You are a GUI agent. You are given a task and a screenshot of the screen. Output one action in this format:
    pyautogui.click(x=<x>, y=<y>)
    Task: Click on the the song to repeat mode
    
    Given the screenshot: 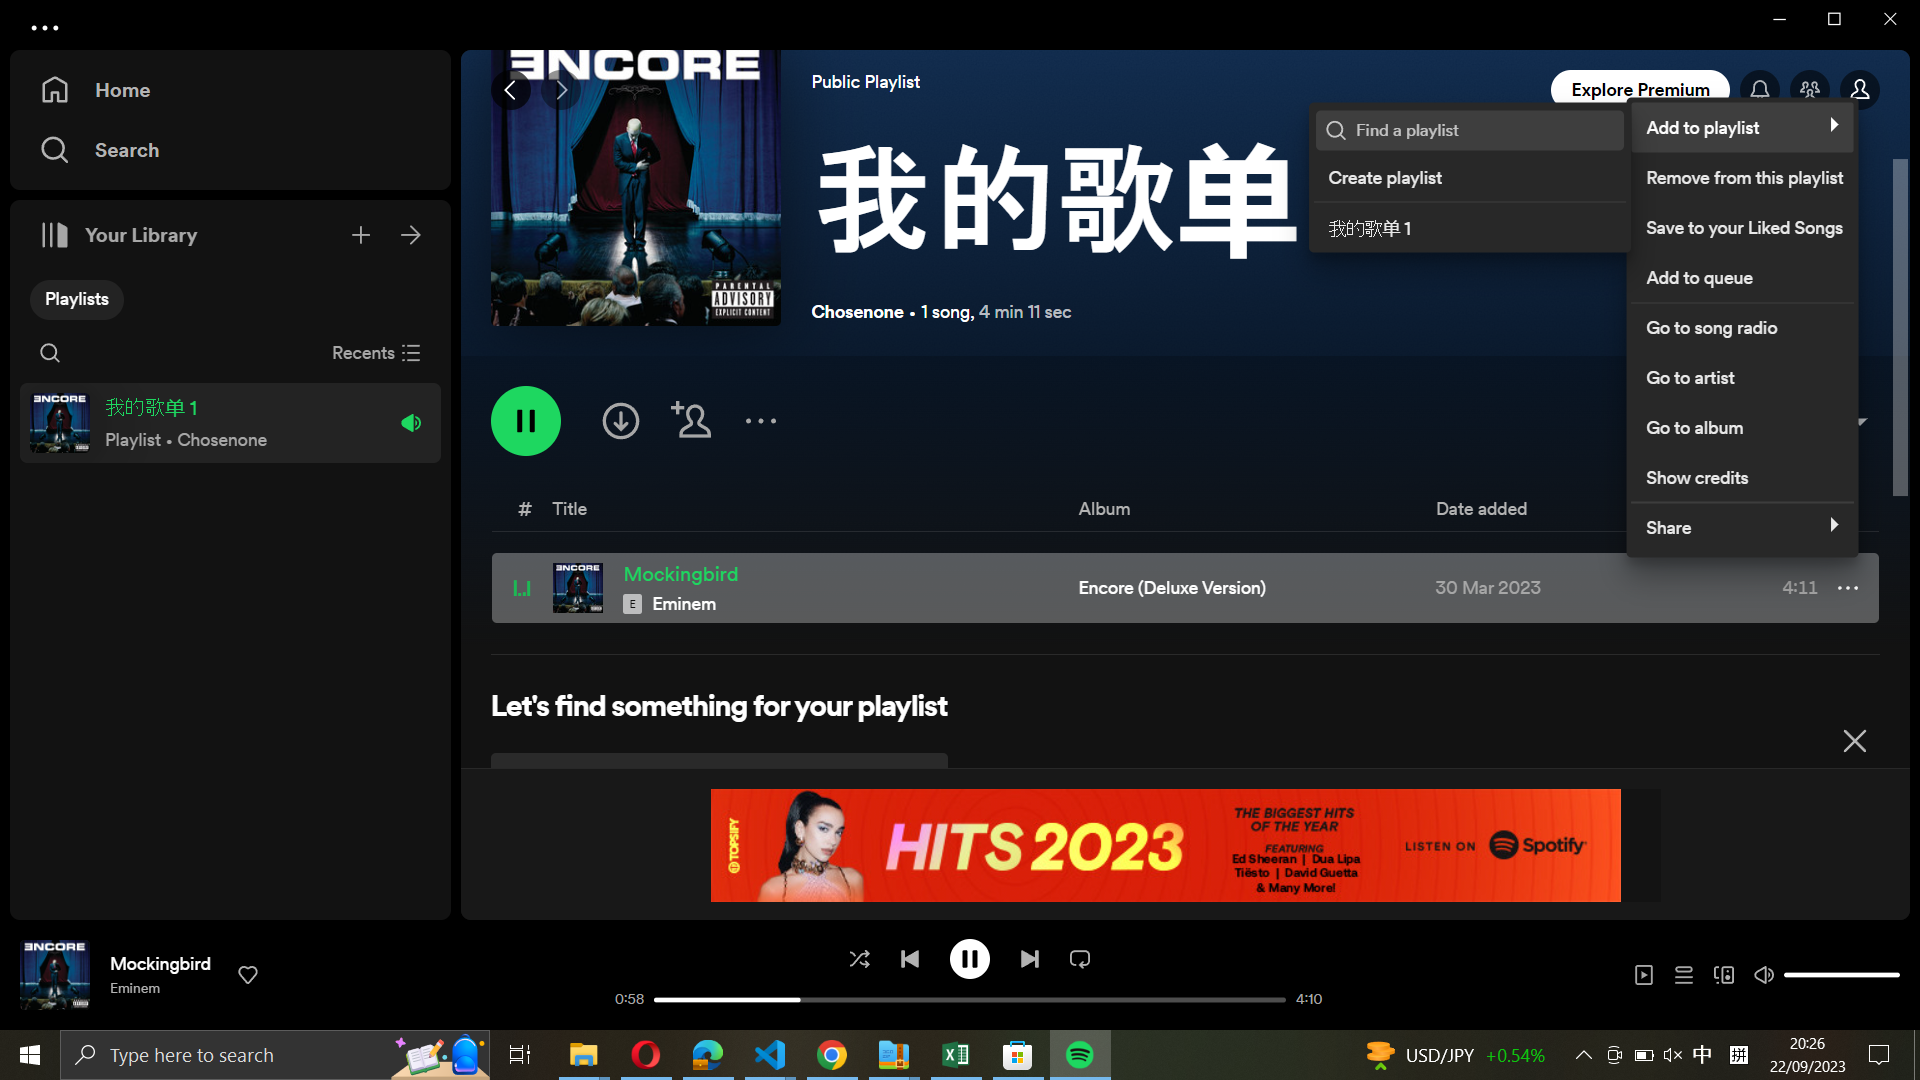 What is the action you would take?
    pyautogui.click(x=1079, y=956)
    